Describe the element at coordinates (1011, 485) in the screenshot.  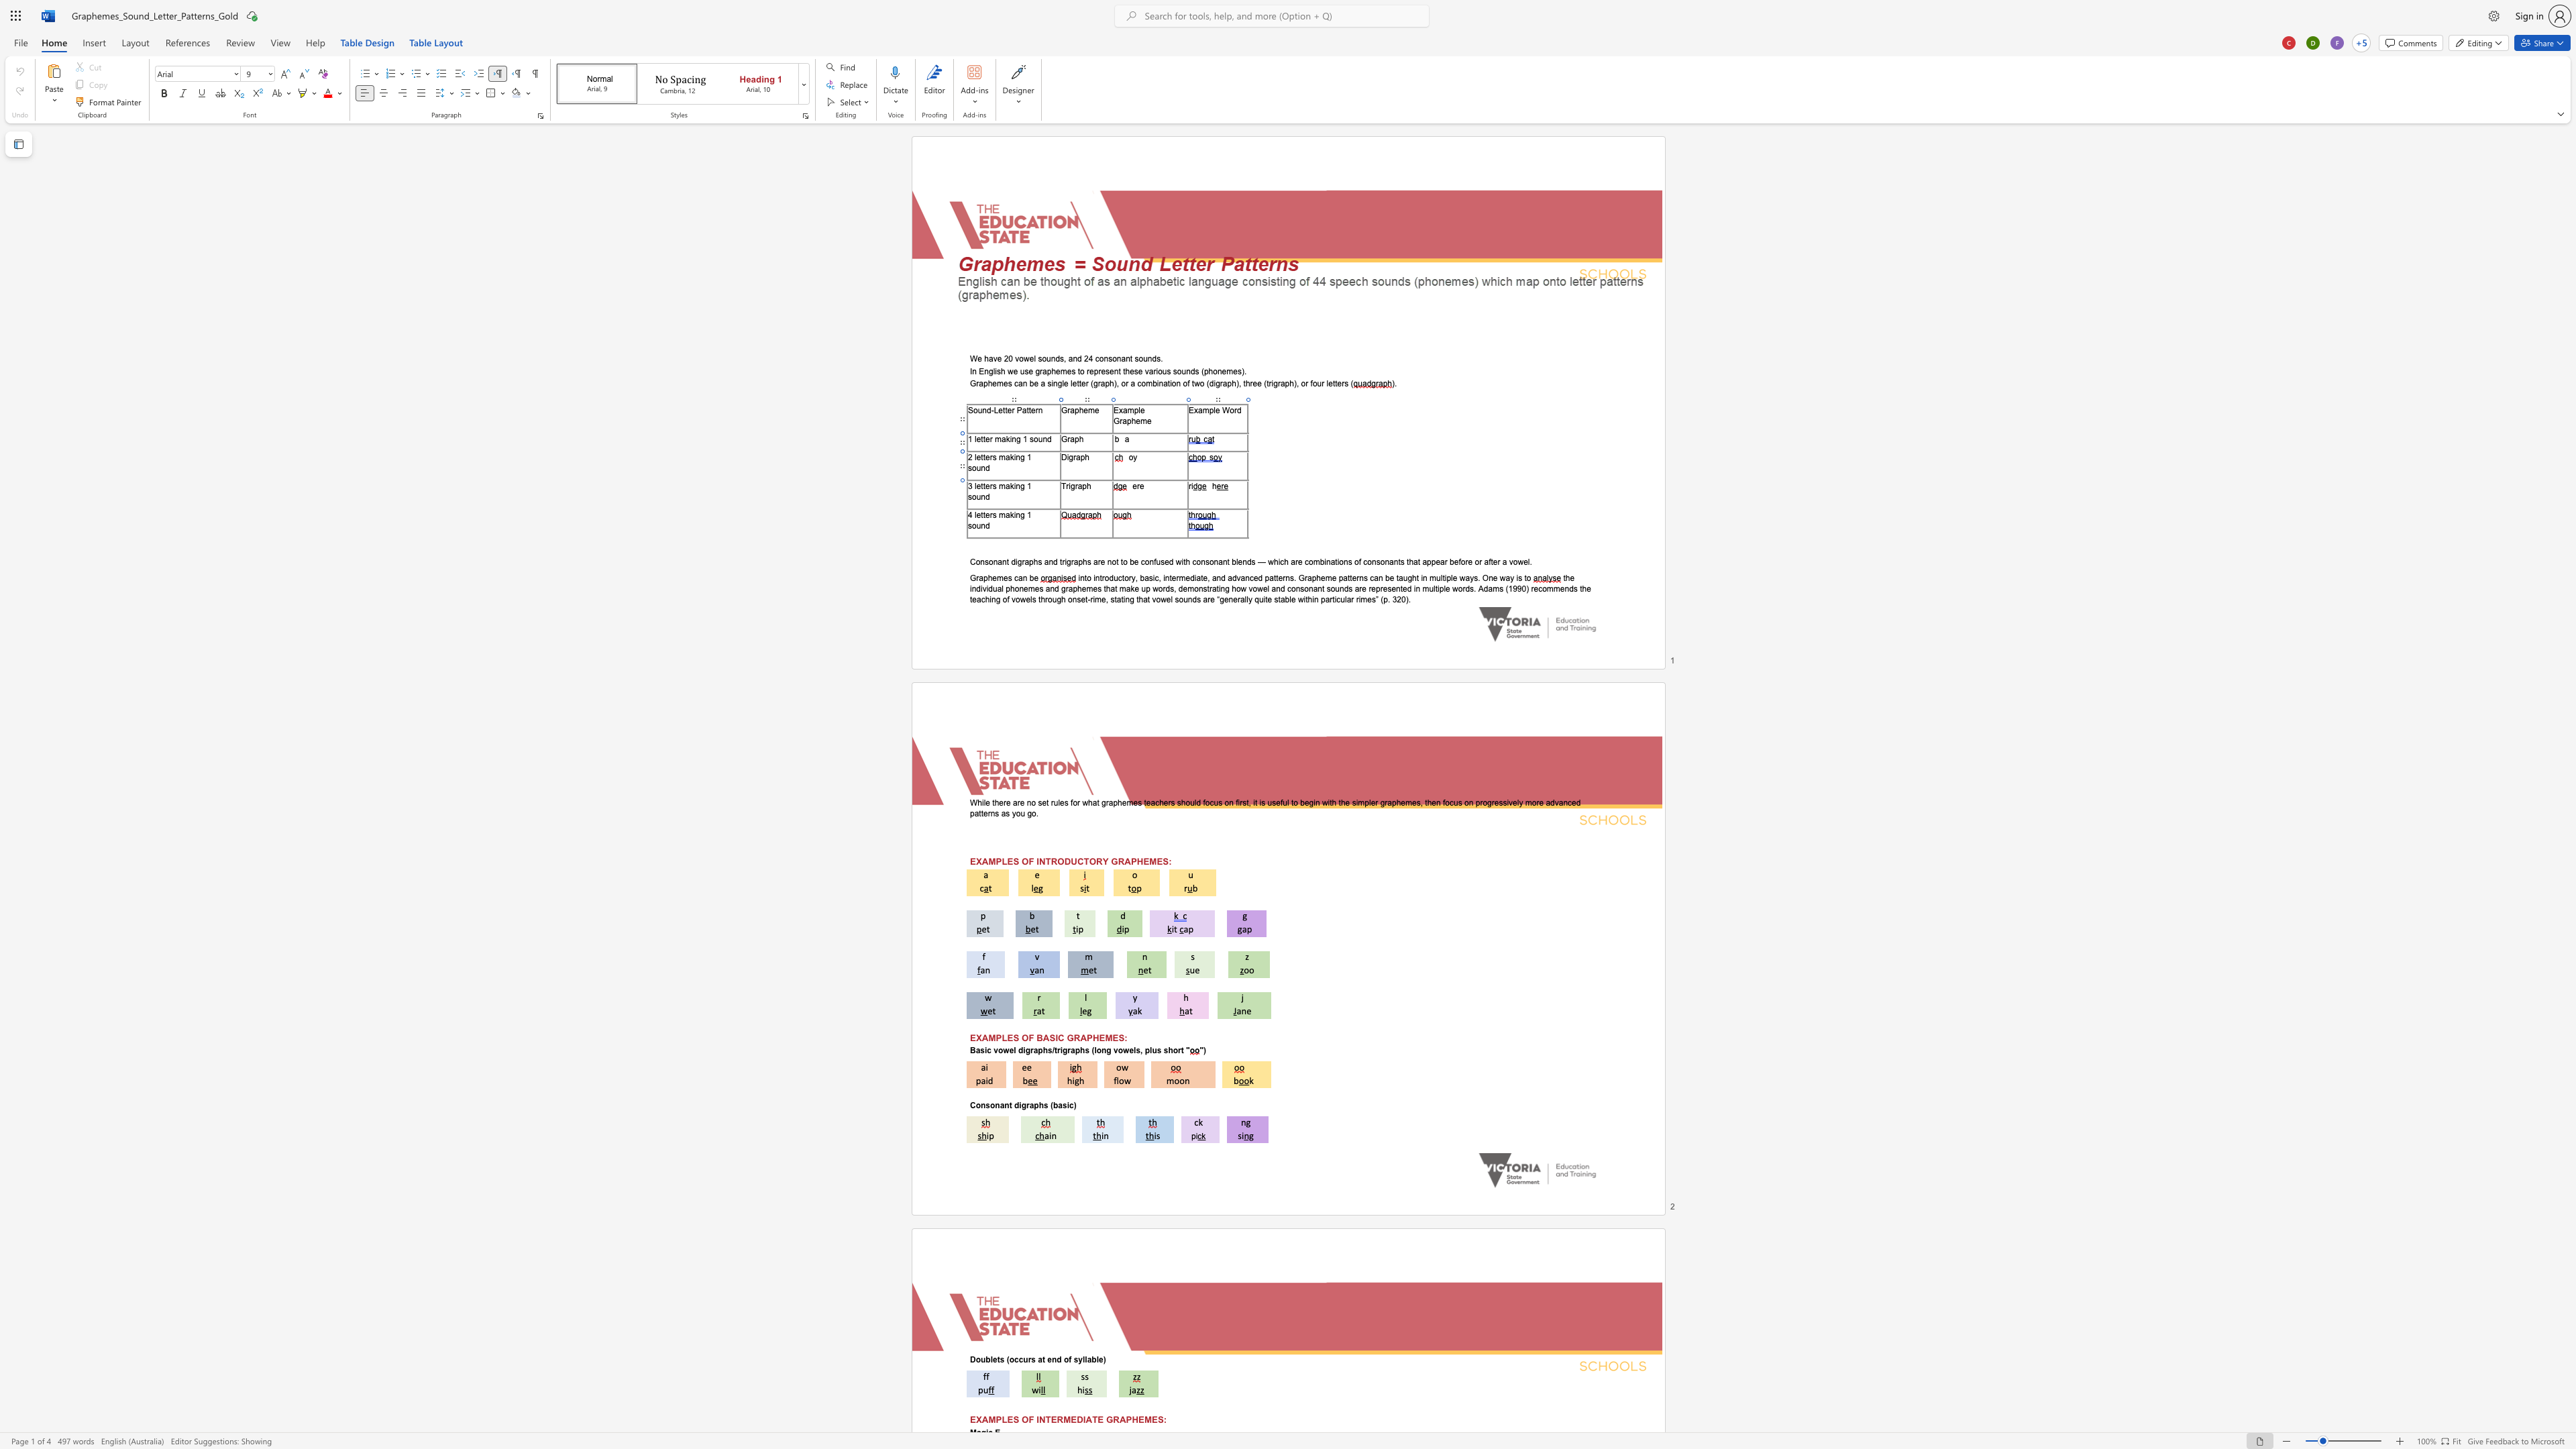
I see `the 1th character "k" in the text` at that location.